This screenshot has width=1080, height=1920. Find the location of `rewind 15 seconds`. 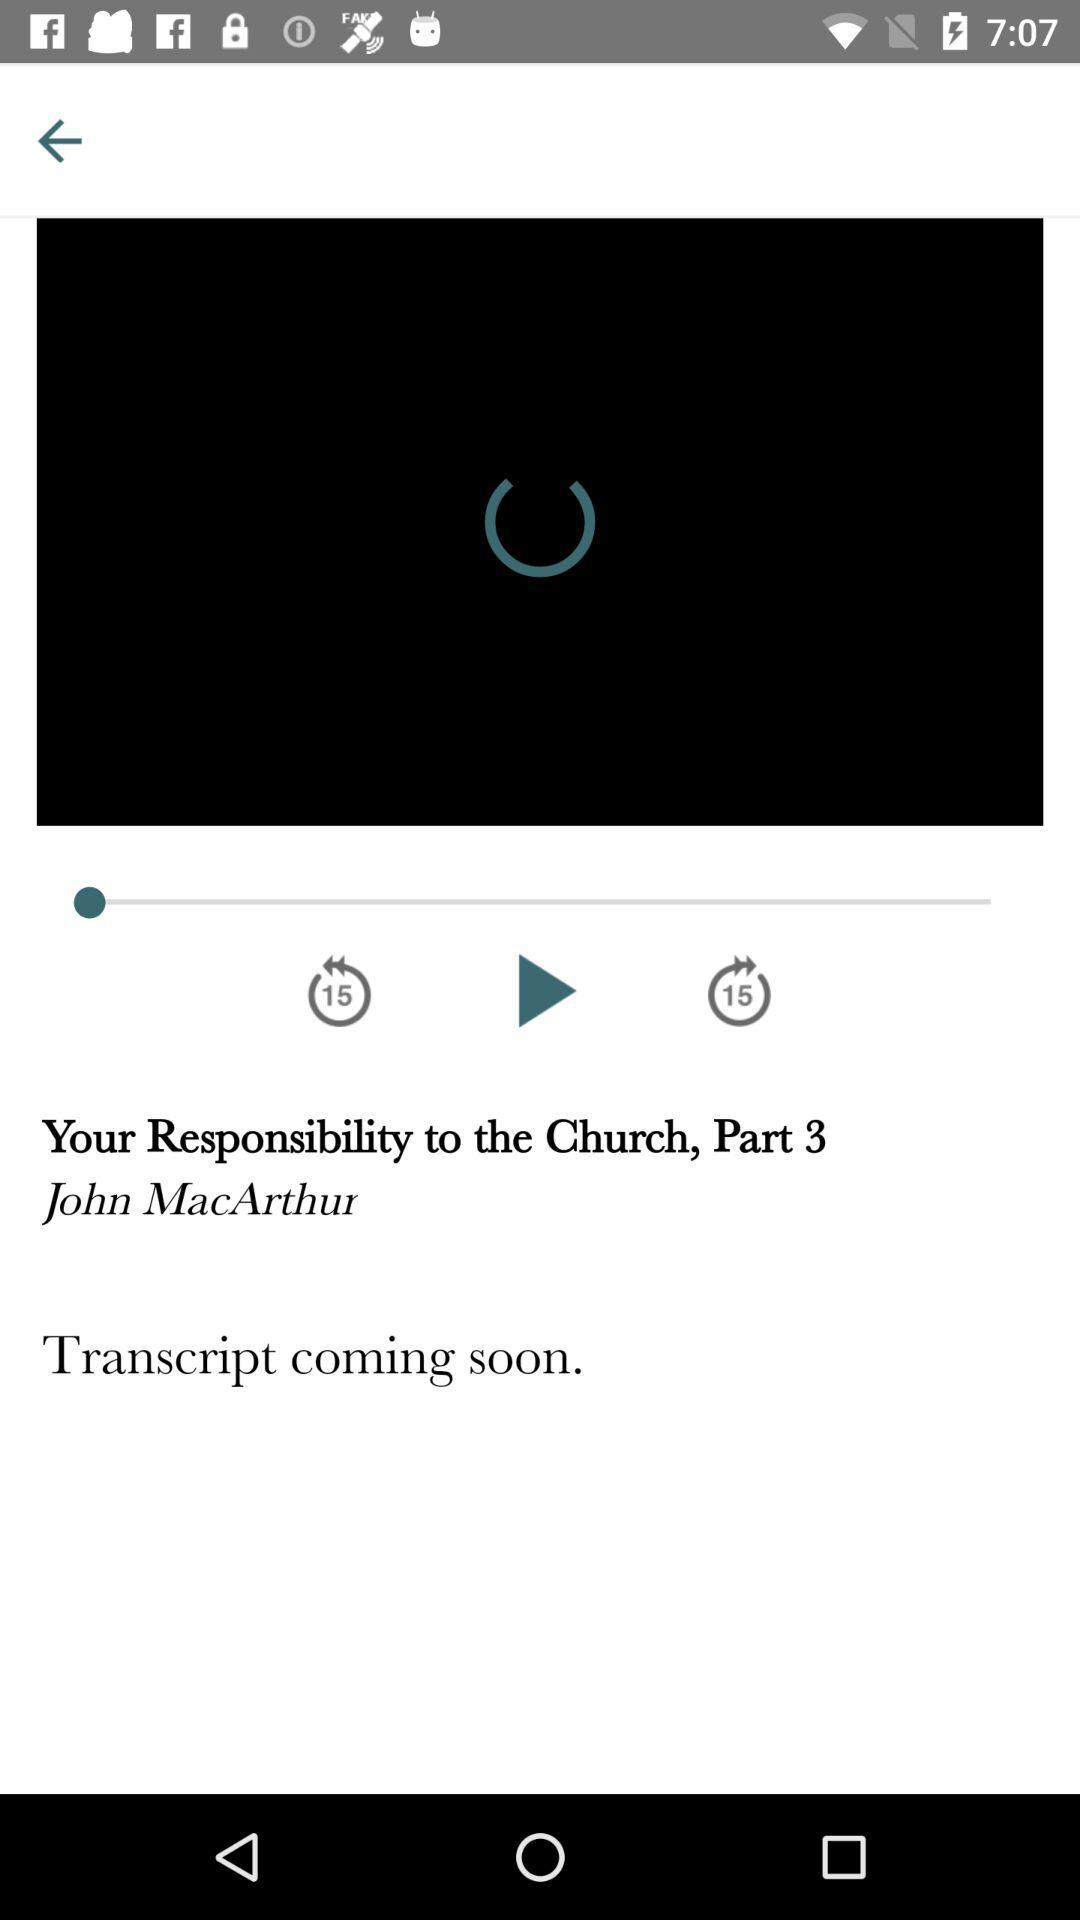

rewind 15 seconds is located at coordinates (338, 990).